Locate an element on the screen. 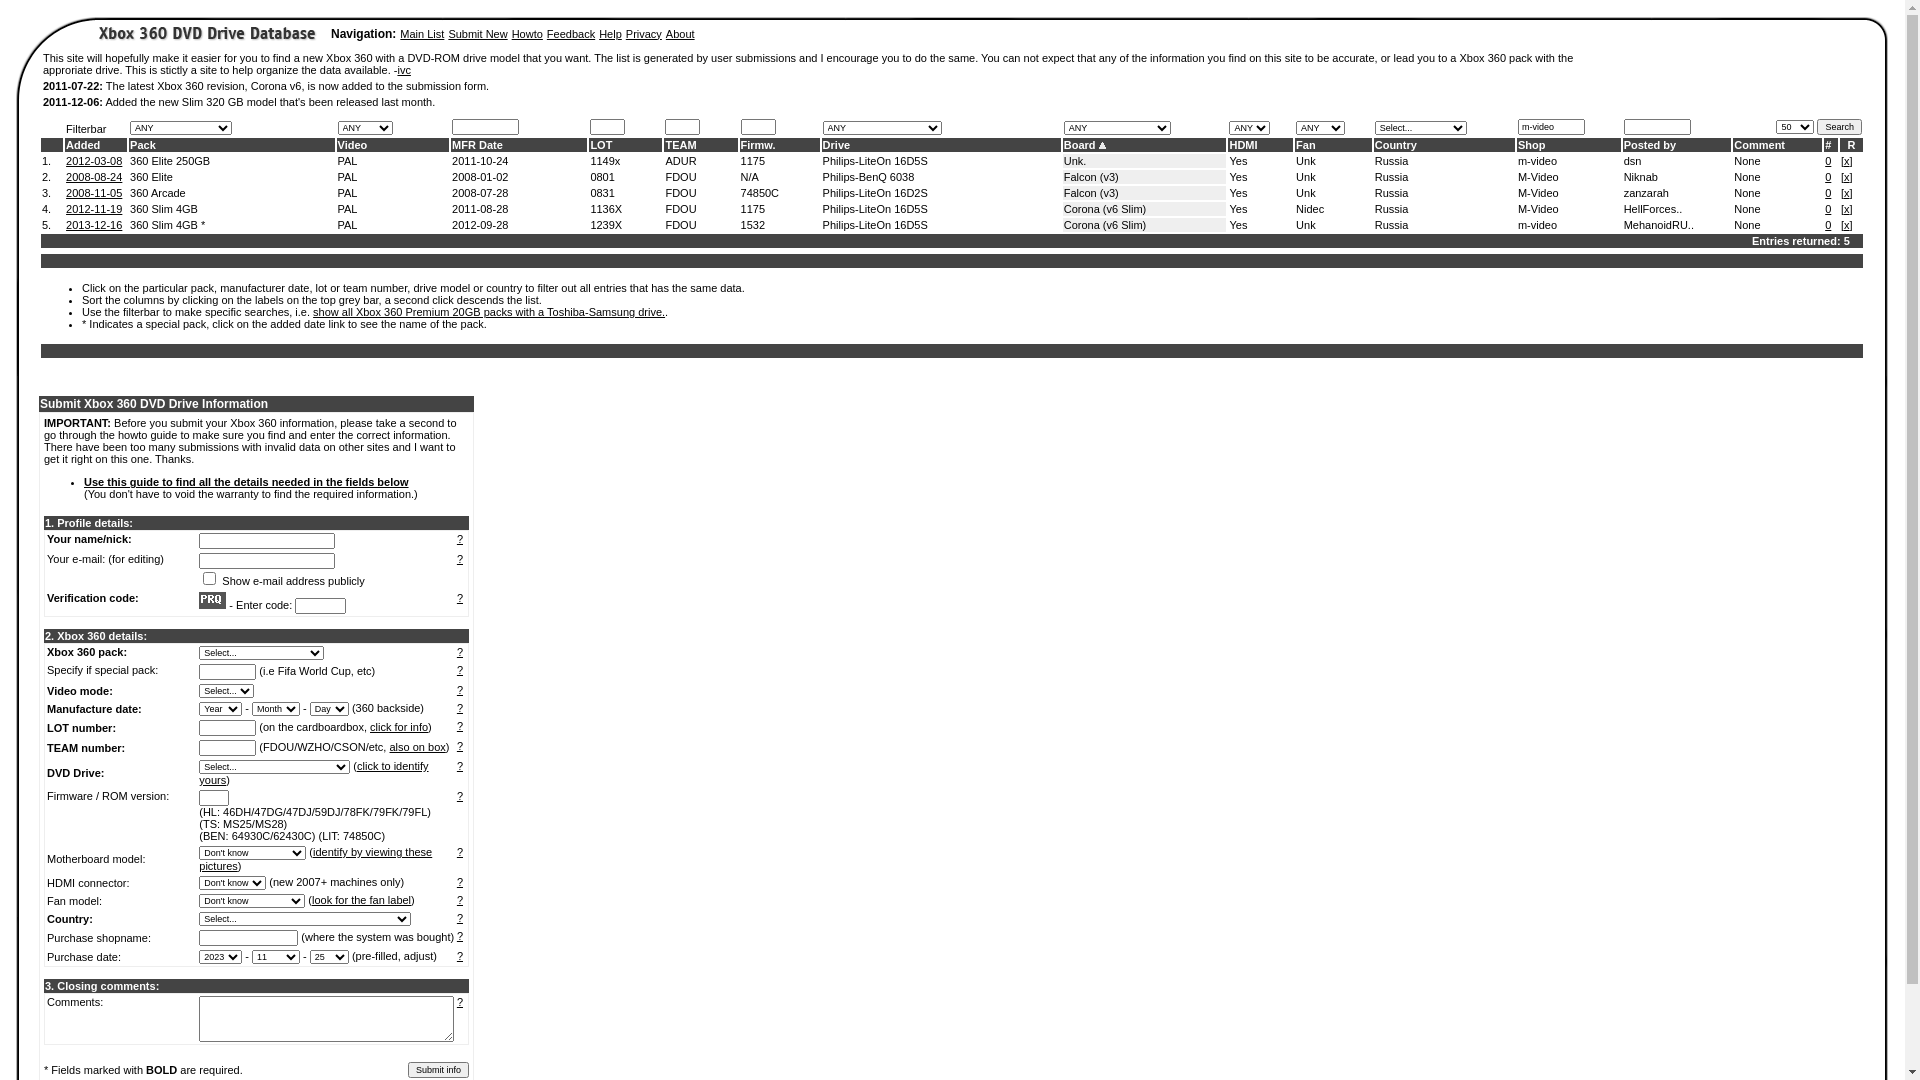  '0831' is located at coordinates (600, 192).